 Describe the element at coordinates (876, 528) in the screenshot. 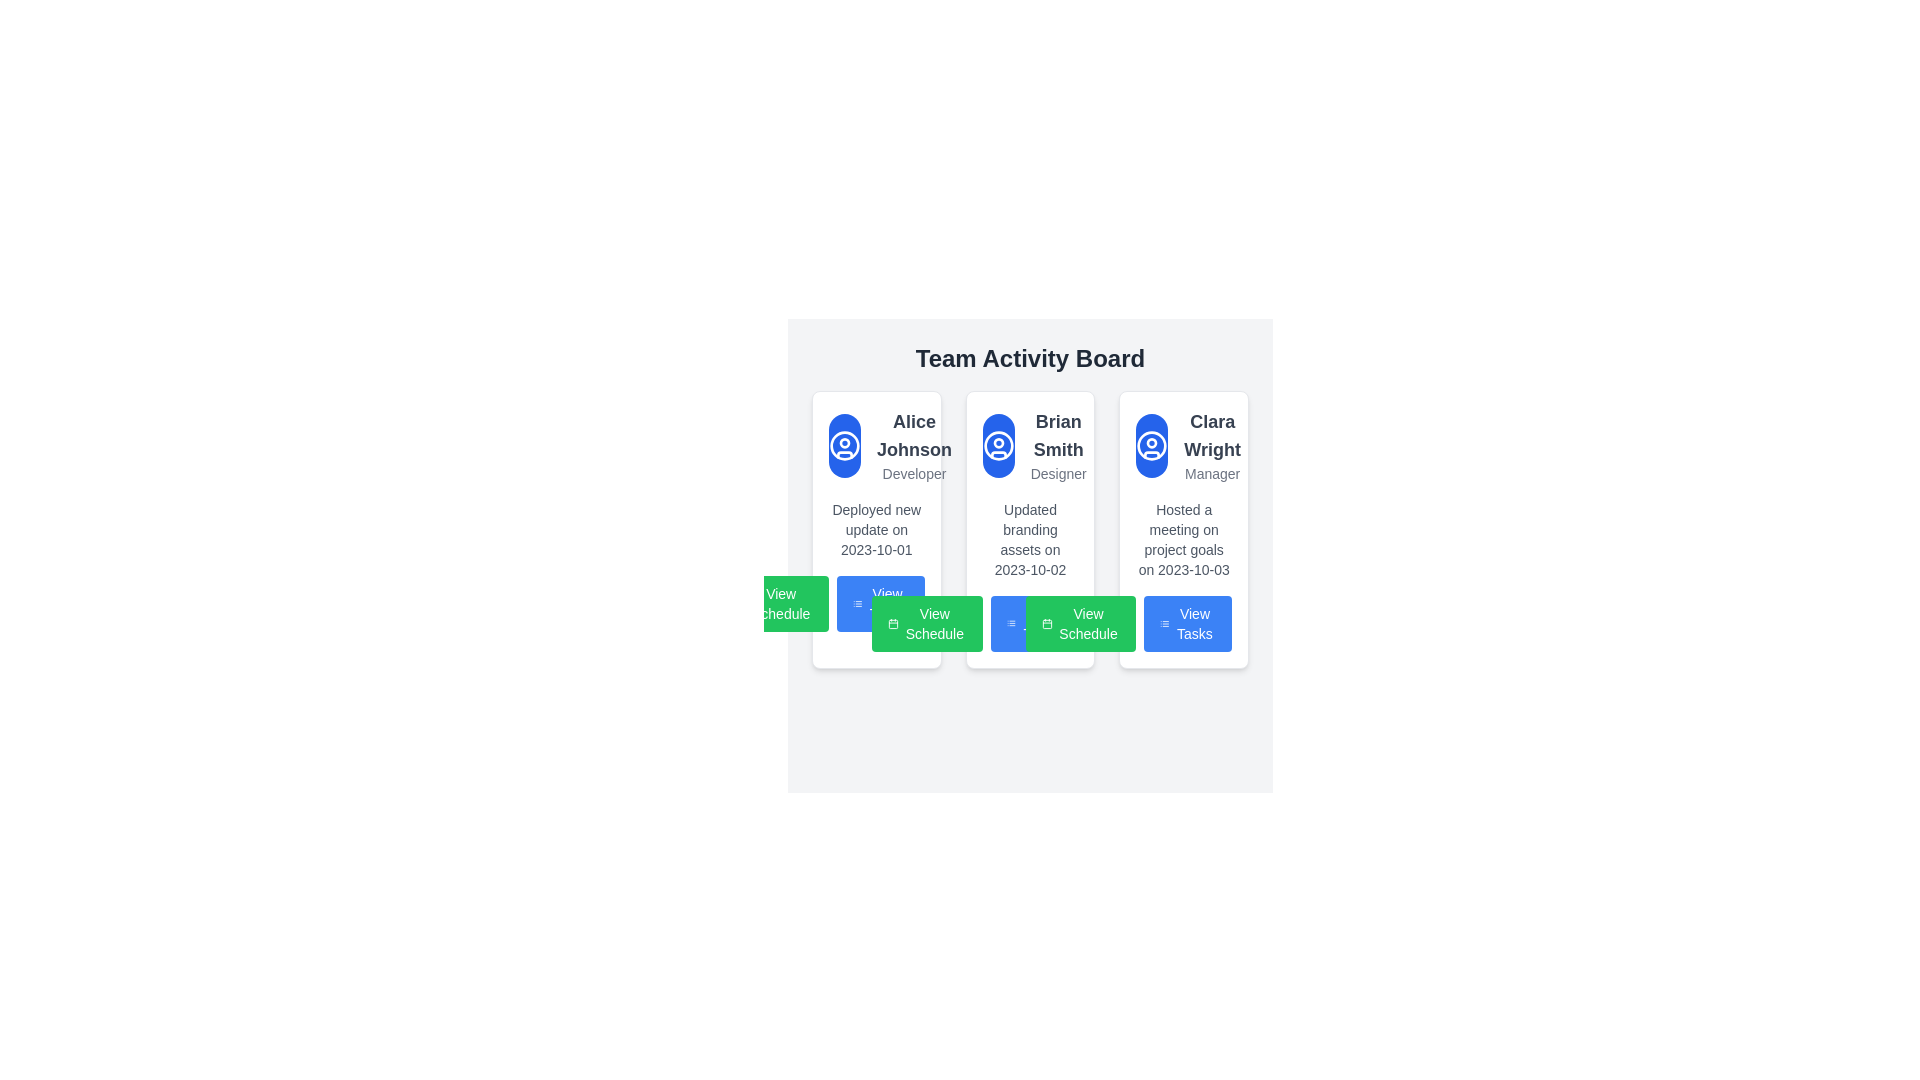

I see `the status indicator text label for 'Alice Johnson', which is located below the 'Developer' label and above the action buttons in the user card` at that location.